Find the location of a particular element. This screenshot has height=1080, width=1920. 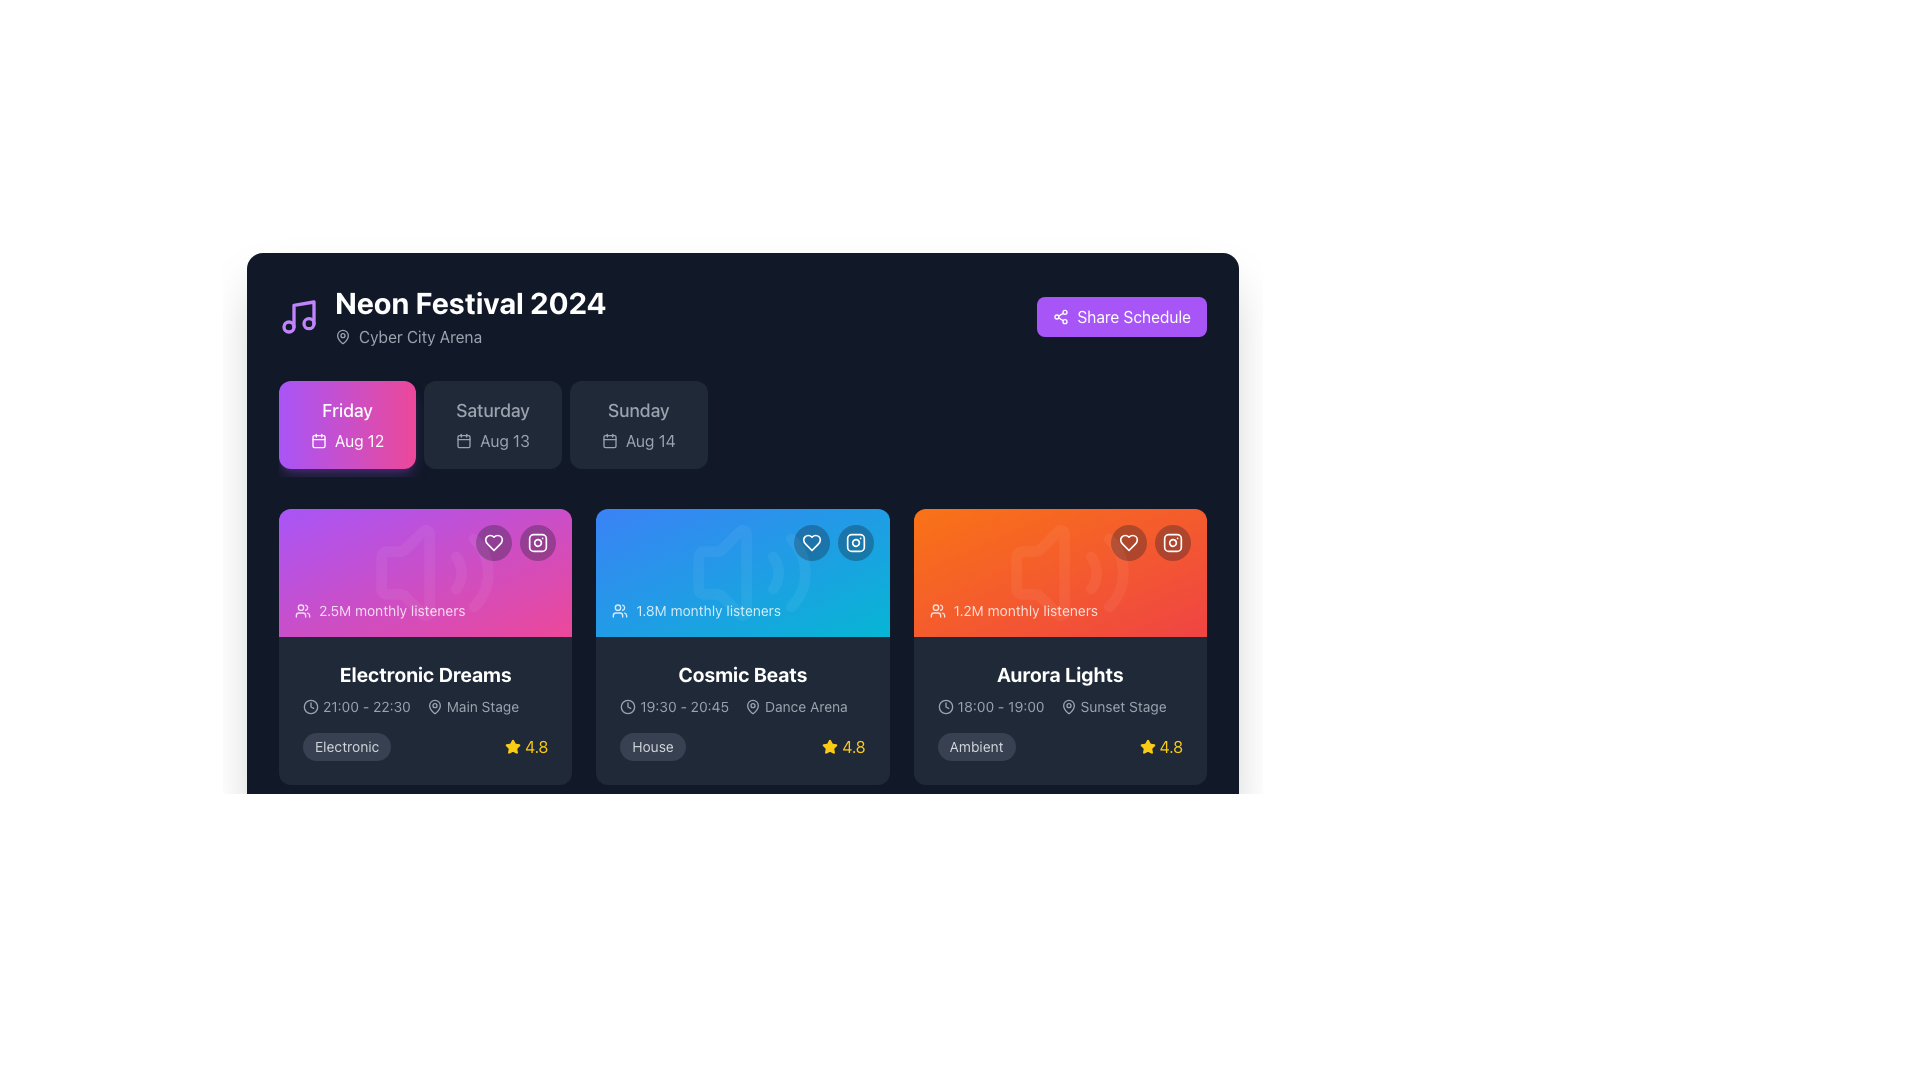

the primary circular SVG component of the clock or timer icon located at the center of the 'Electronic Dreams' section is located at coordinates (310, 705).